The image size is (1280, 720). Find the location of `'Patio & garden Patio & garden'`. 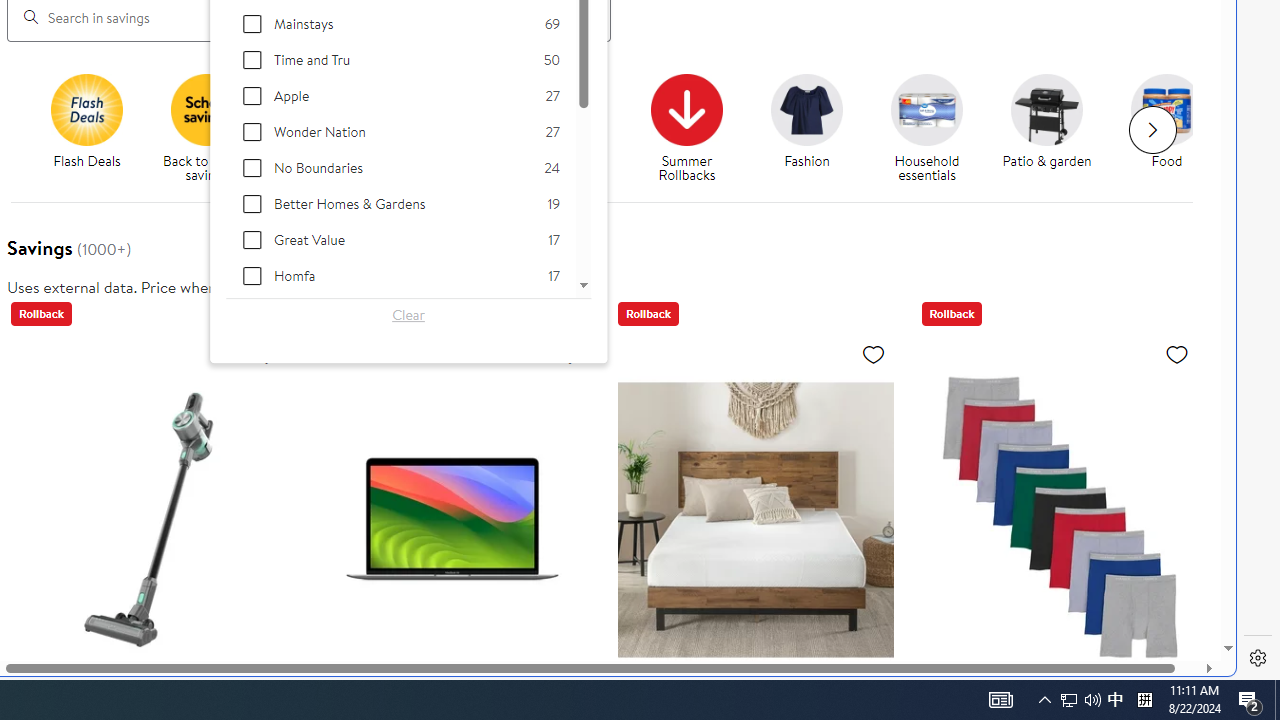

'Patio & garden Patio & garden' is located at coordinates (1046, 122).